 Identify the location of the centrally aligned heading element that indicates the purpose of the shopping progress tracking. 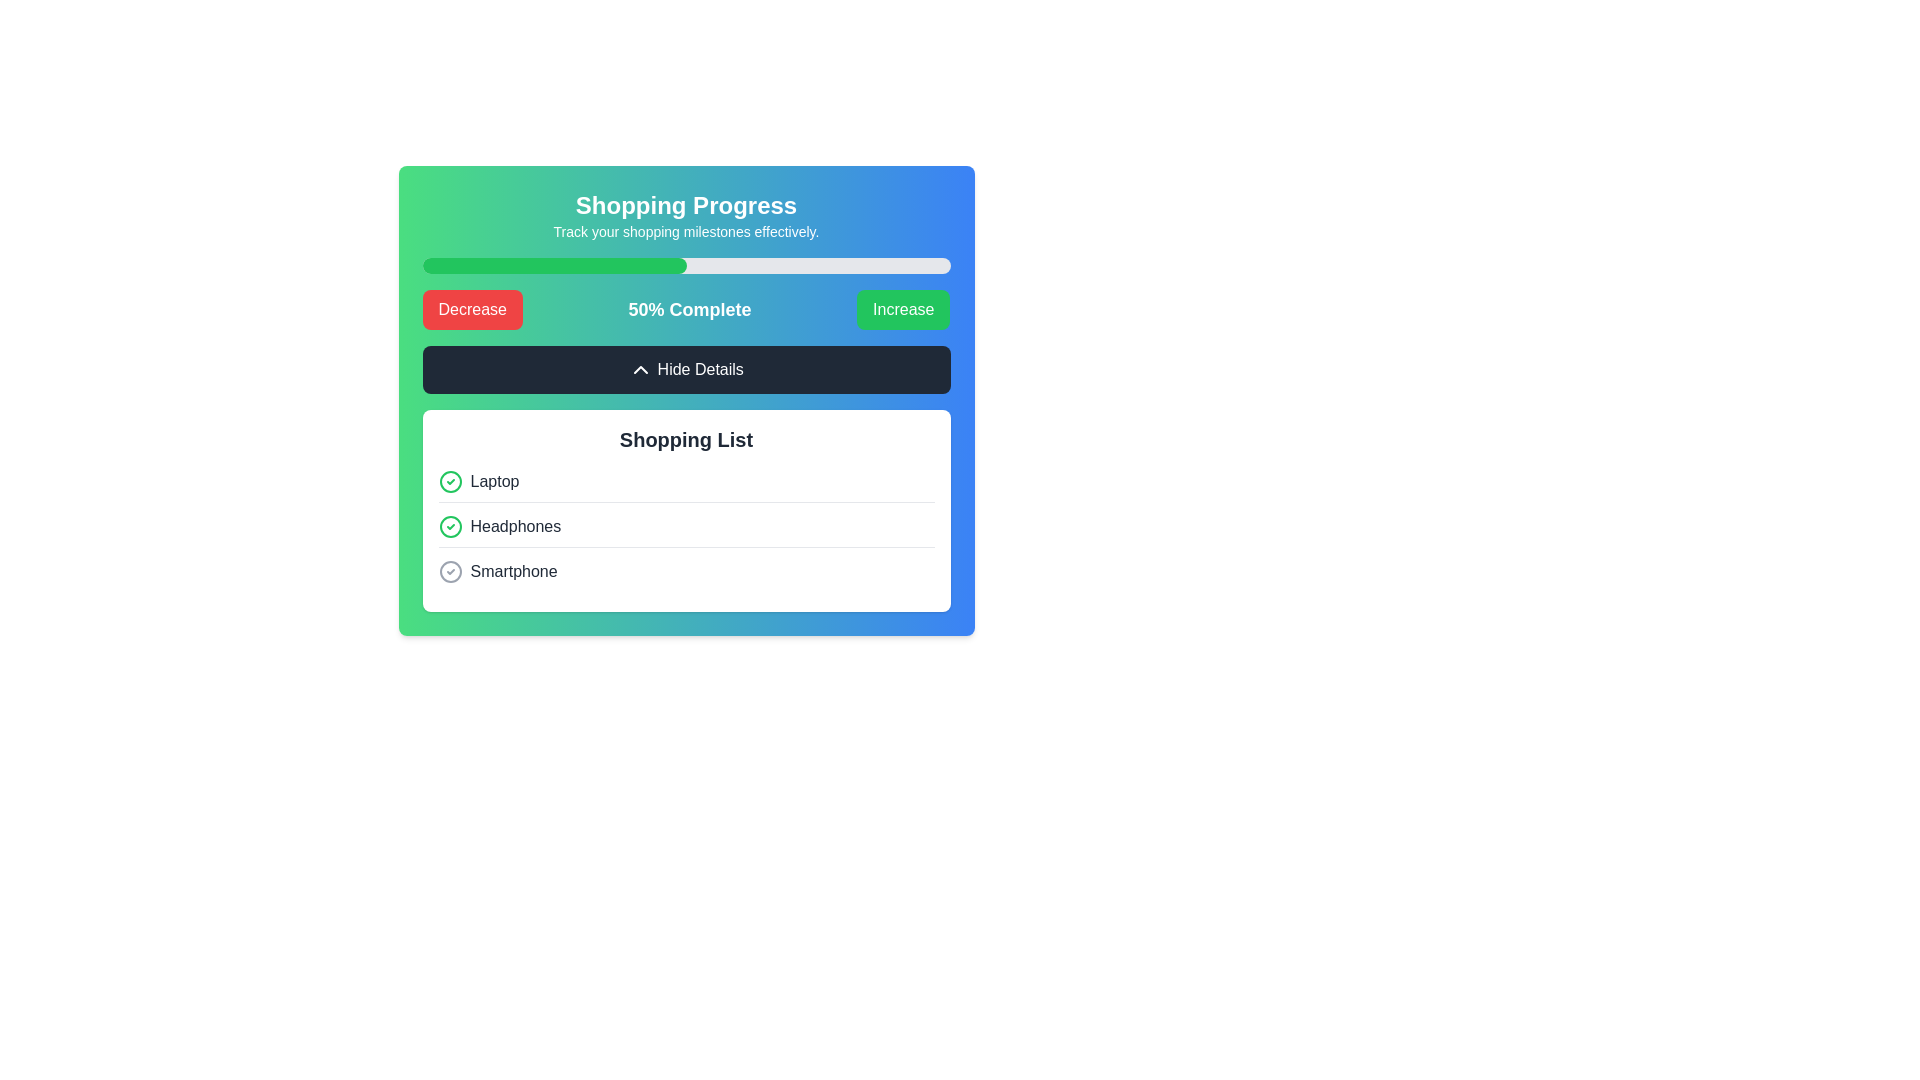
(686, 205).